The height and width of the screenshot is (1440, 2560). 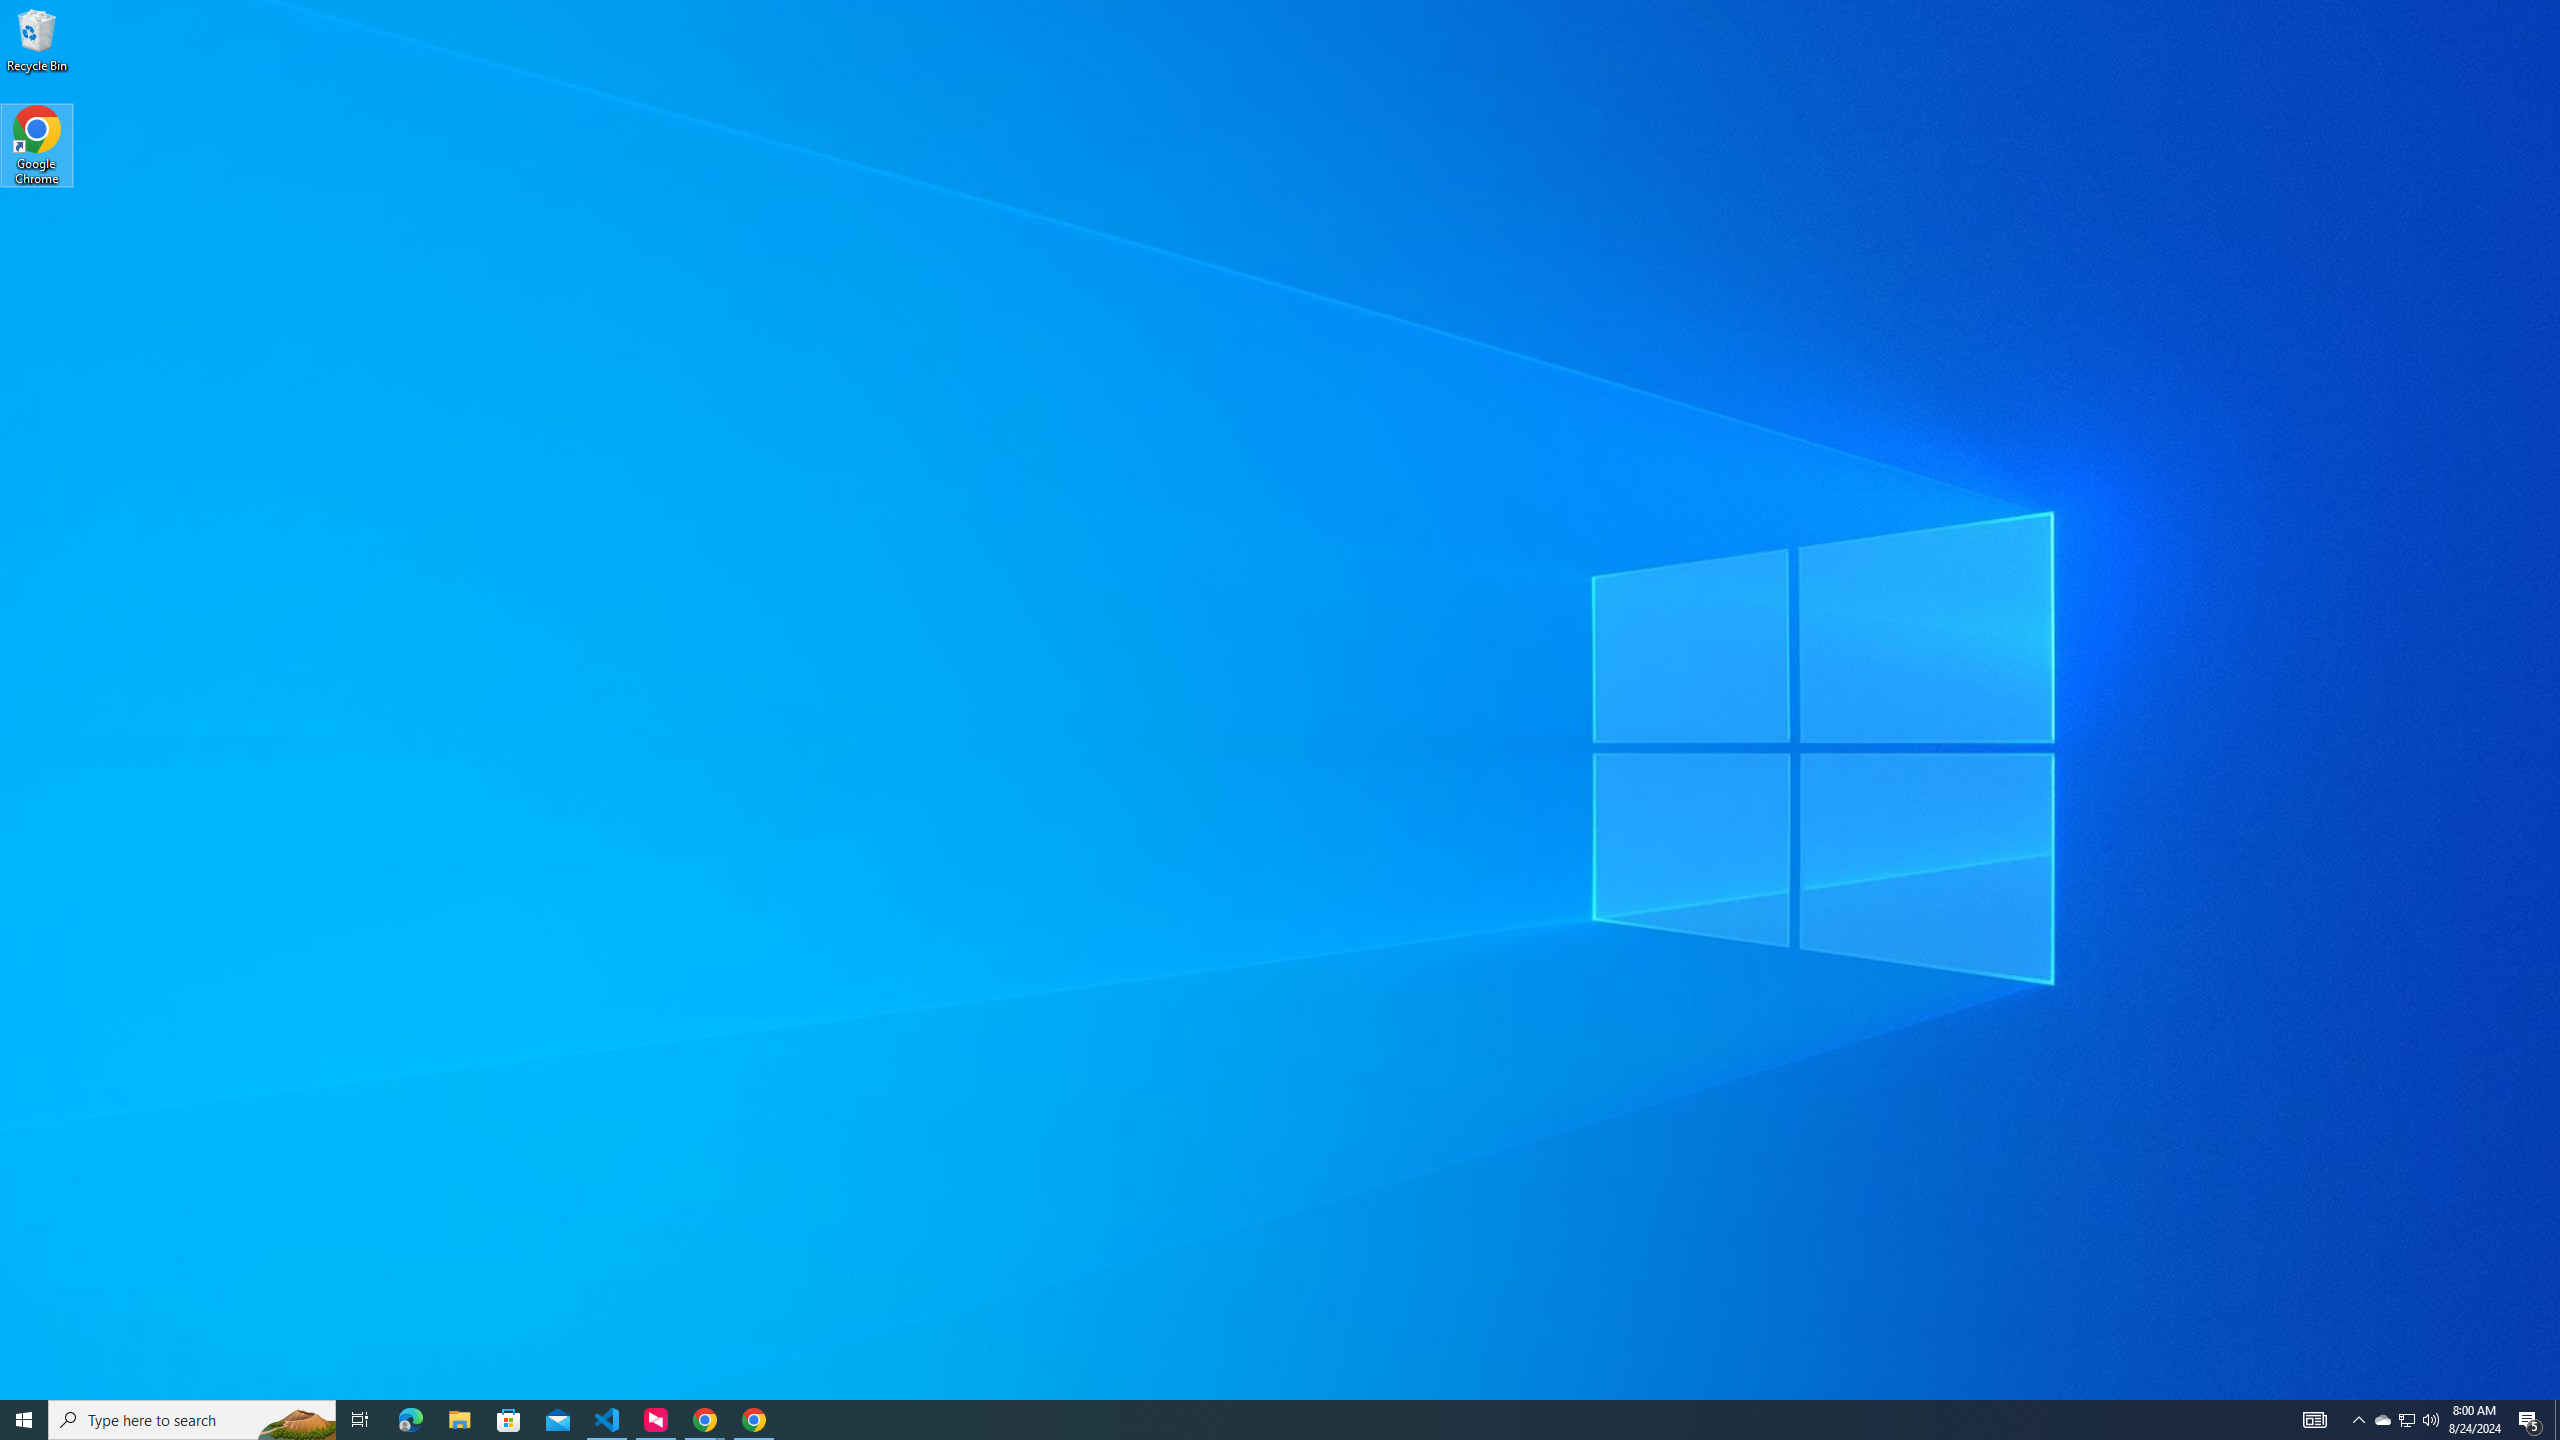 I want to click on 'Google Chrome', so click(x=36, y=145).